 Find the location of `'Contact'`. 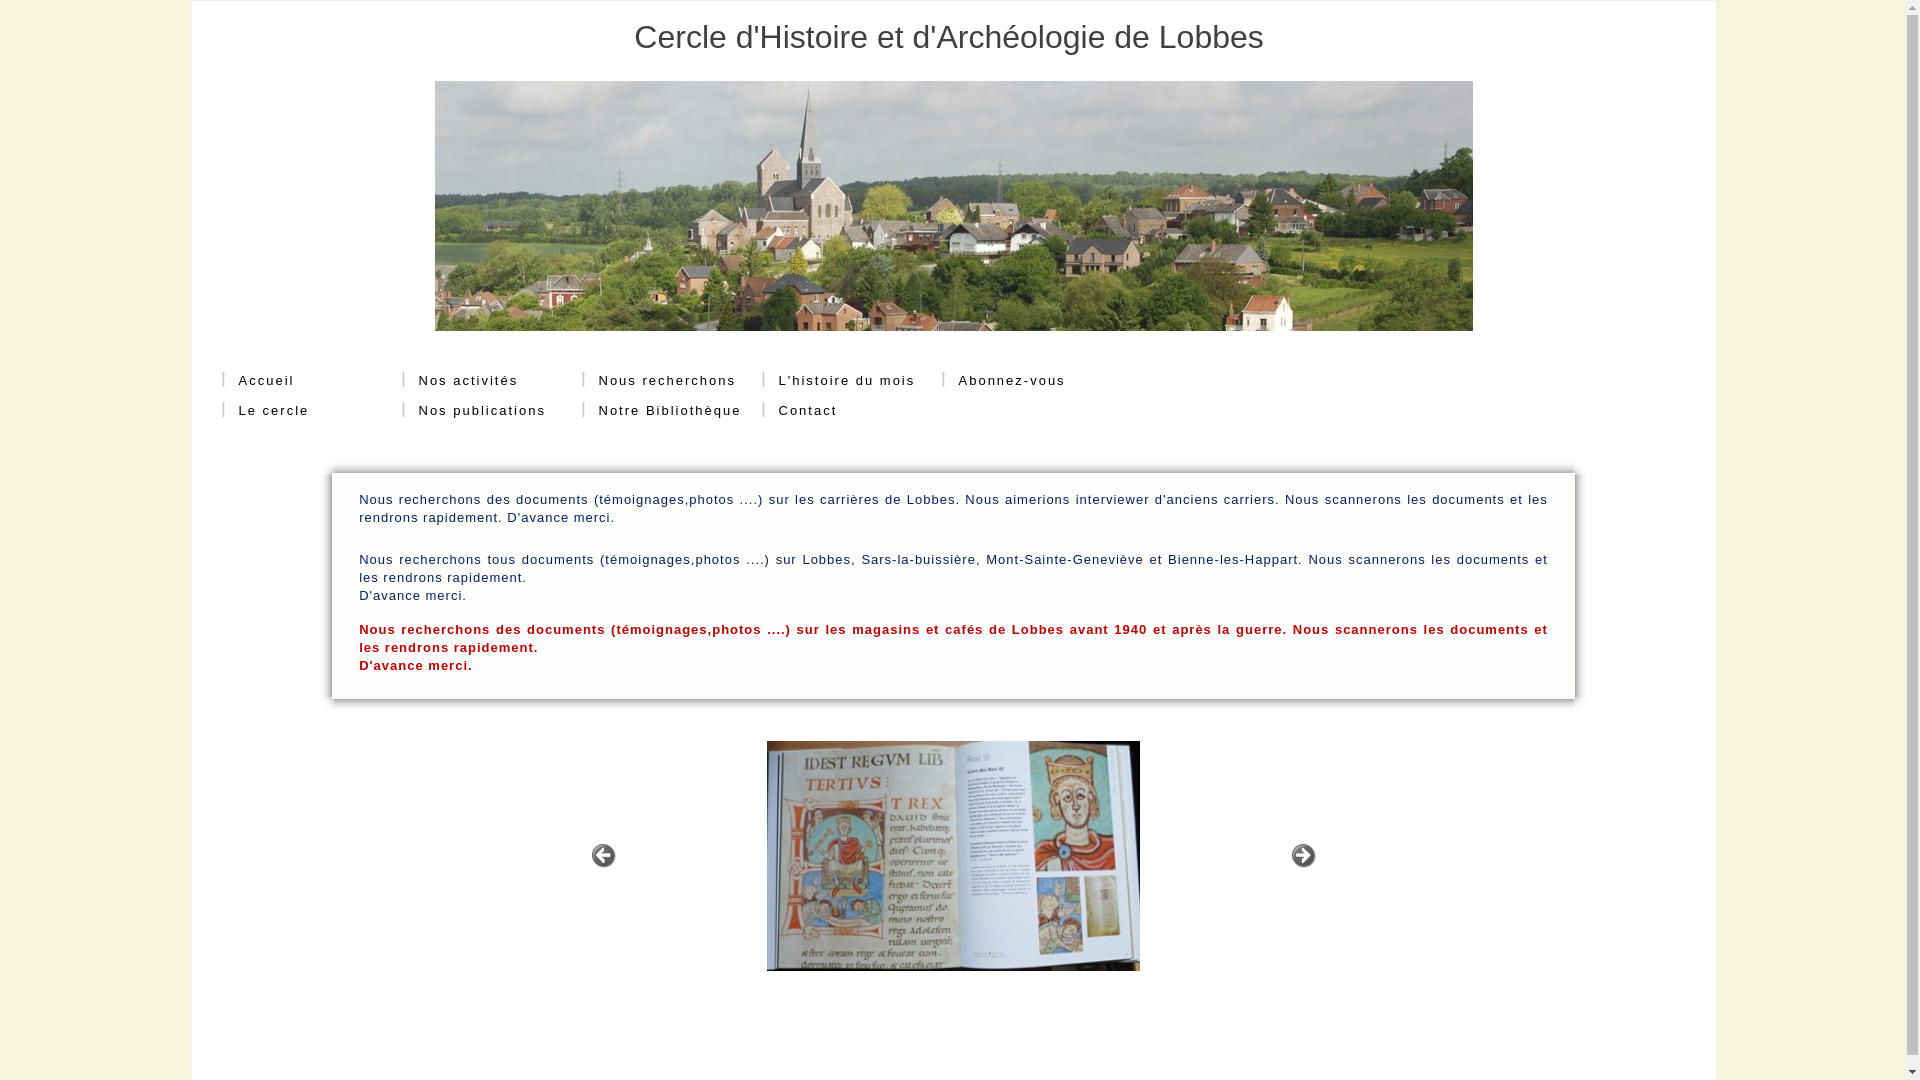

'Contact' is located at coordinates (776, 410).